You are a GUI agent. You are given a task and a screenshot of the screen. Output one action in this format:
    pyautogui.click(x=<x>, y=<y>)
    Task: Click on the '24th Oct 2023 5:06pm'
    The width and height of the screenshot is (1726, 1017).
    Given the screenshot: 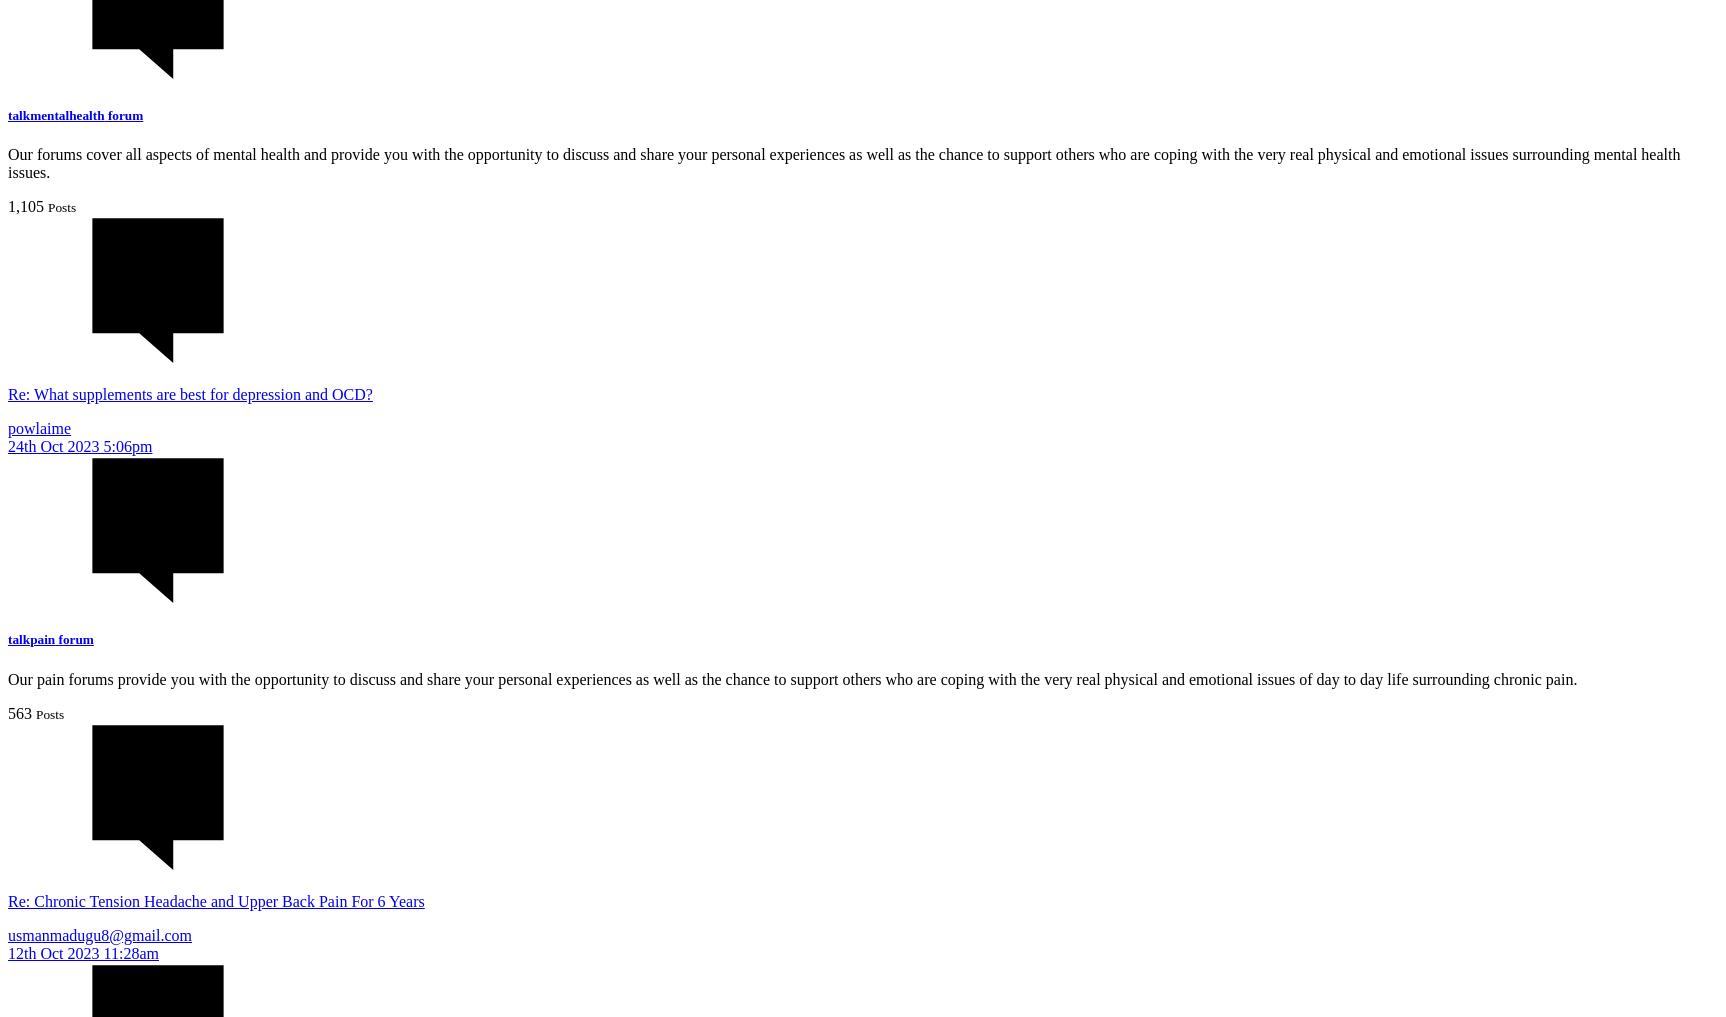 What is the action you would take?
    pyautogui.click(x=79, y=446)
    